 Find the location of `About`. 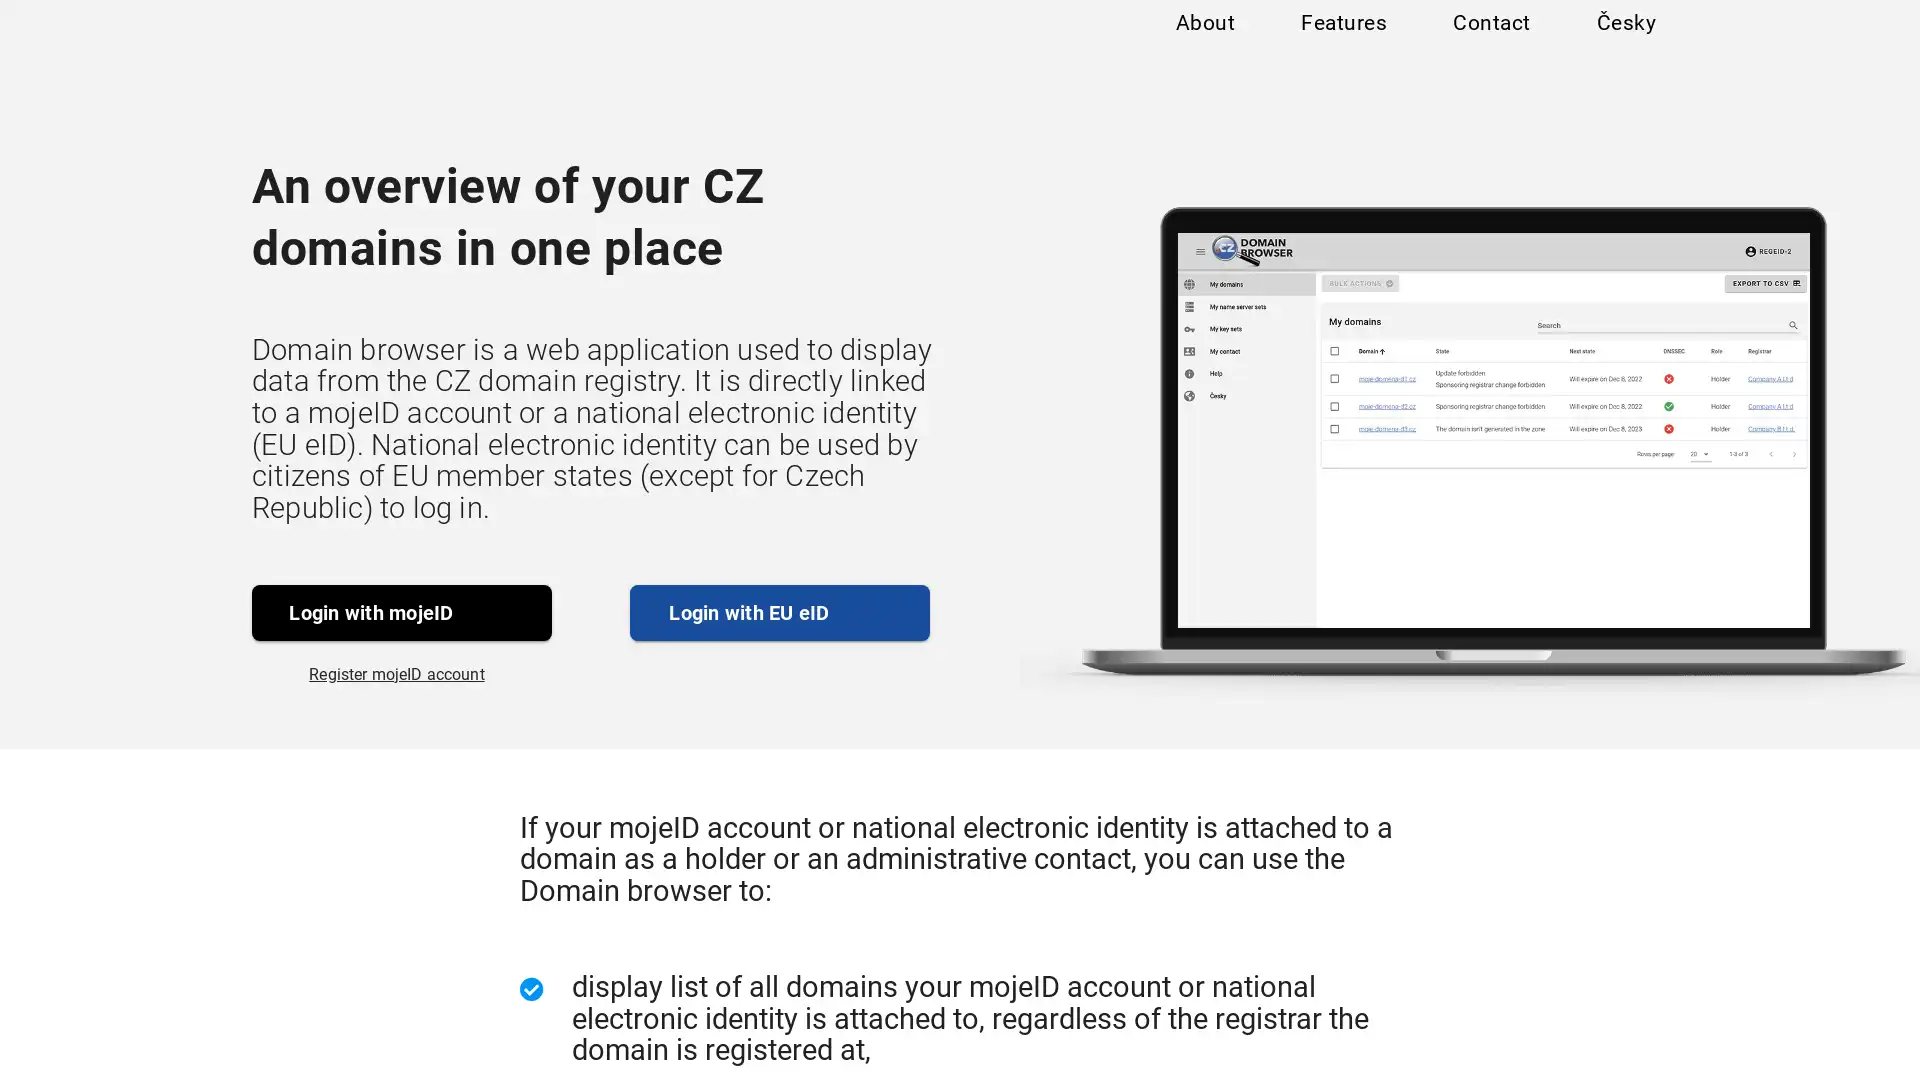

About is located at coordinates (1203, 42).